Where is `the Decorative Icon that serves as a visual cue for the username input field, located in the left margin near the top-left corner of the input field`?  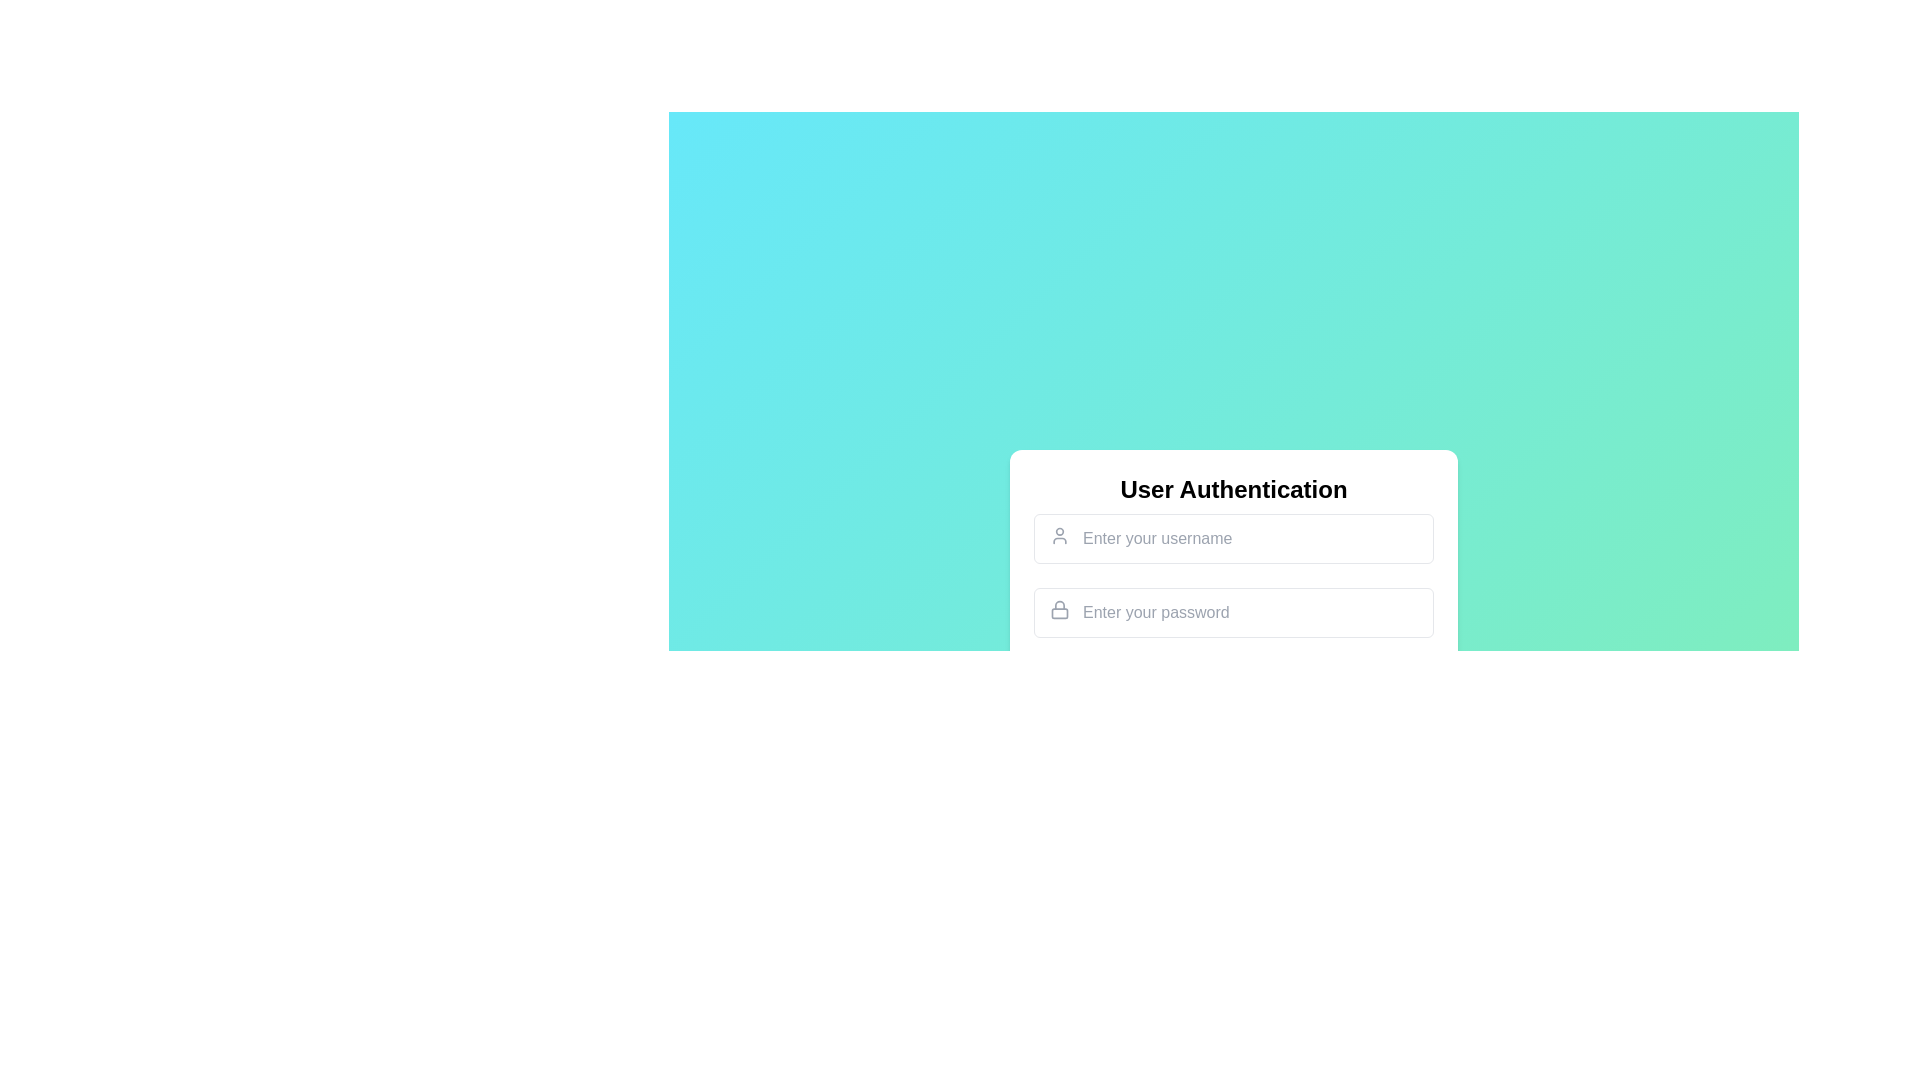 the Decorative Icon that serves as a visual cue for the username input field, located in the left margin near the top-left corner of the input field is located at coordinates (1059, 534).